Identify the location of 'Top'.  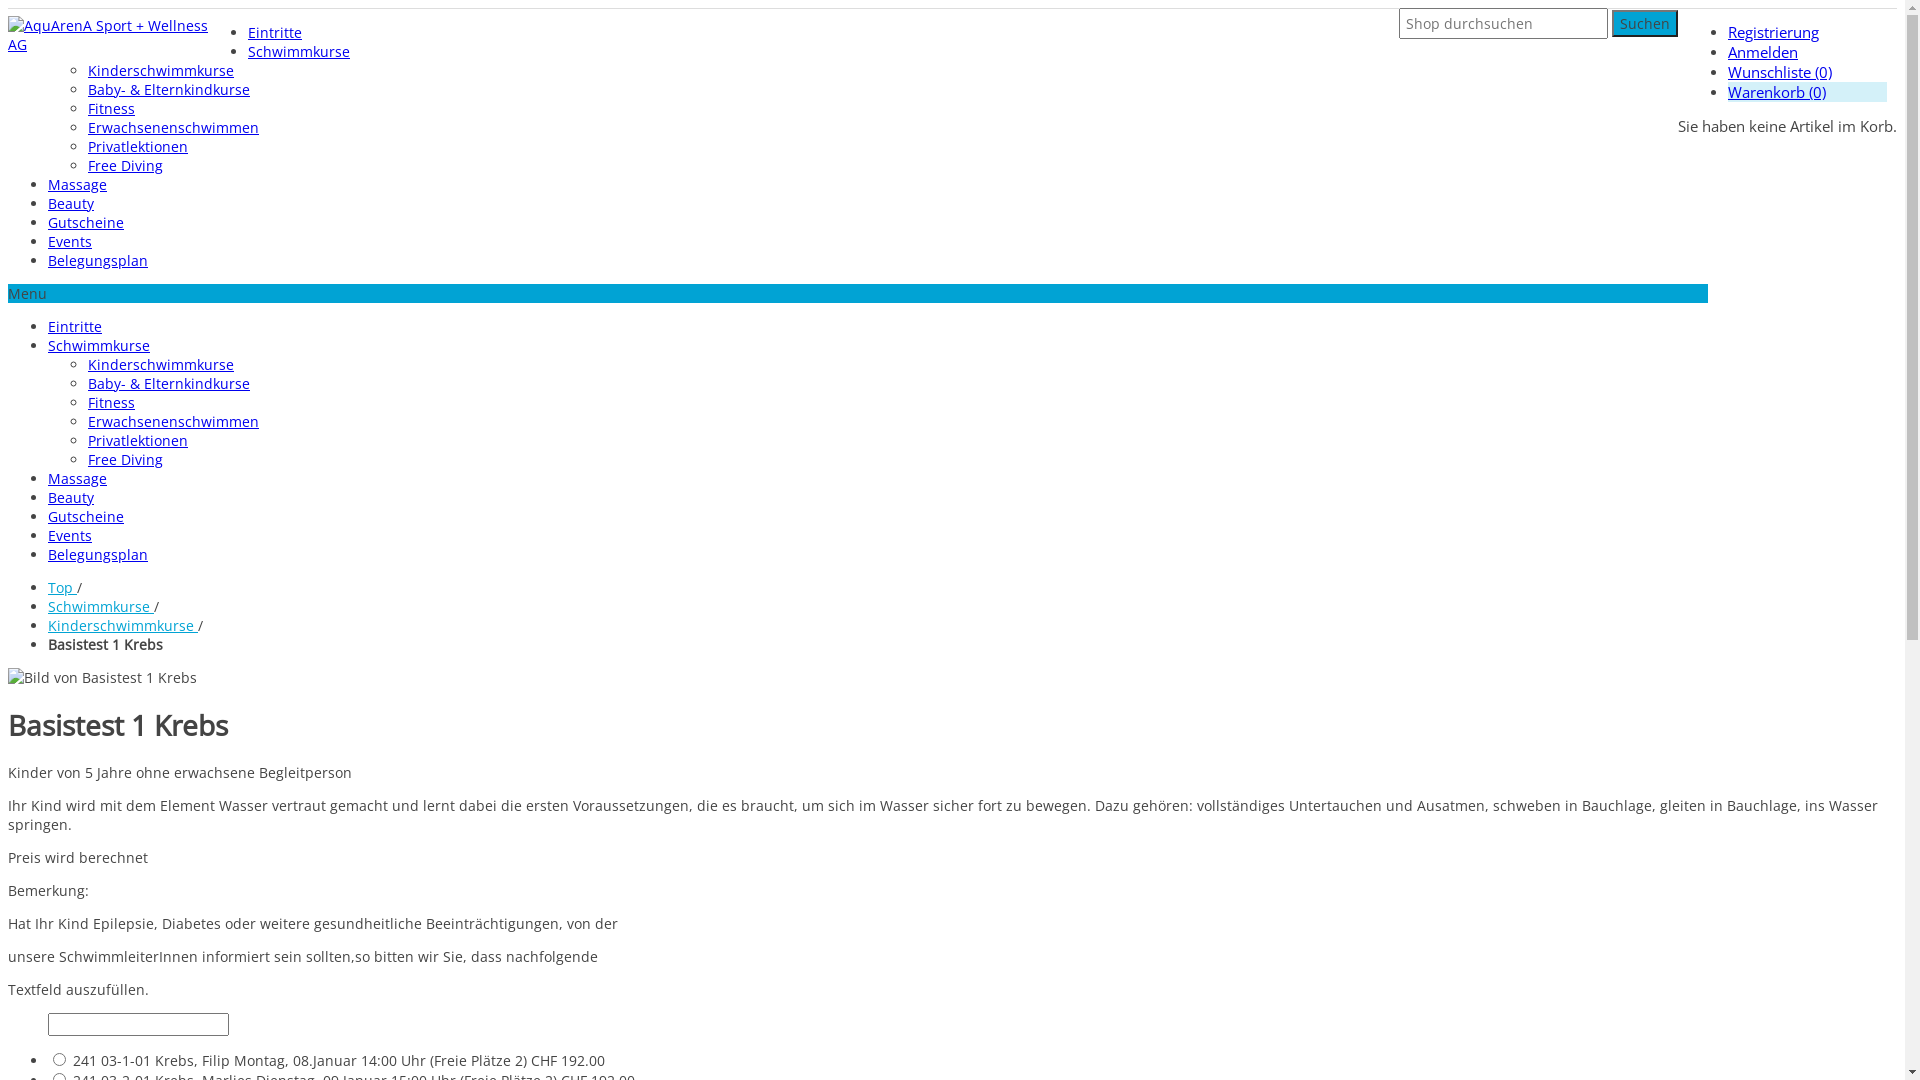
(48, 586).